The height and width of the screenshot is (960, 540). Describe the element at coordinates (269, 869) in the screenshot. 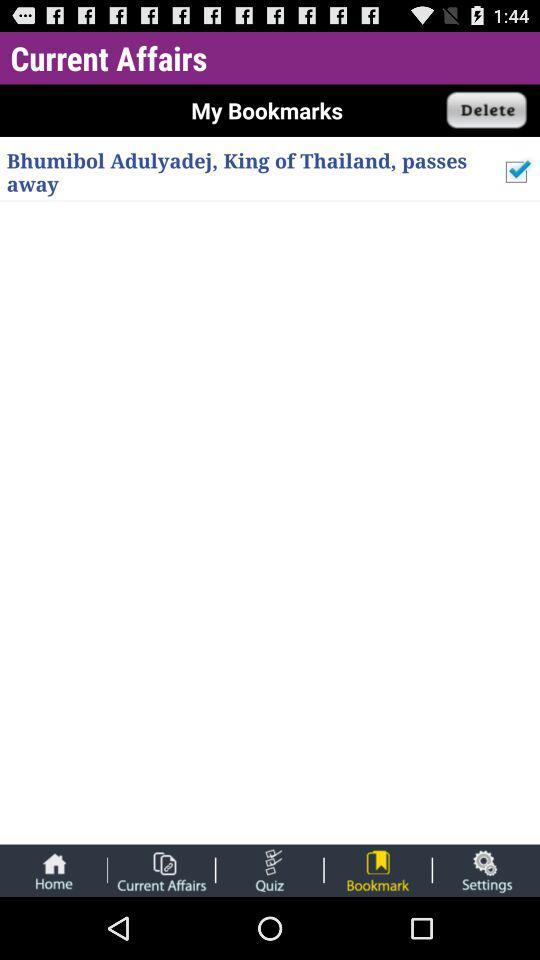

I see `quiz page` at that location.